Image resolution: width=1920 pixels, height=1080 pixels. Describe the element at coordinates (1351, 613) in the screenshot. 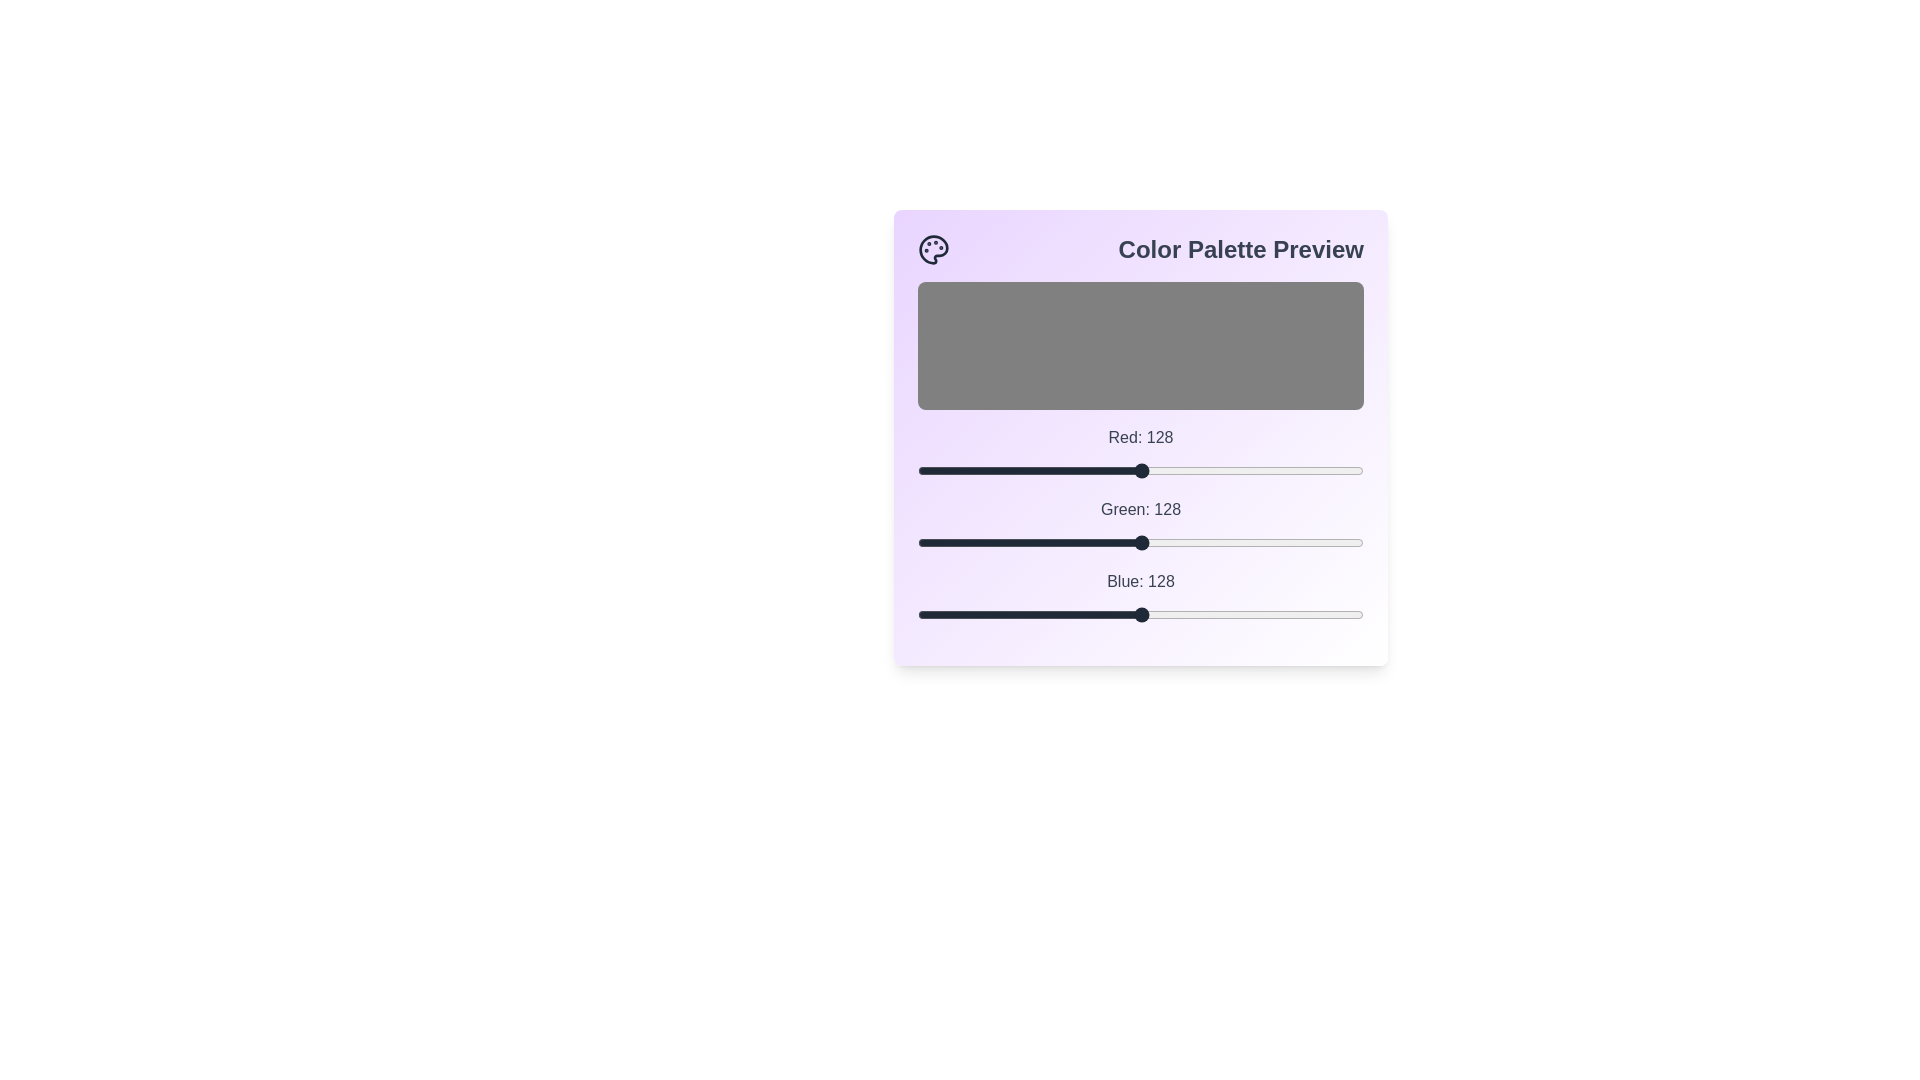

I see `the blue component` at that location.